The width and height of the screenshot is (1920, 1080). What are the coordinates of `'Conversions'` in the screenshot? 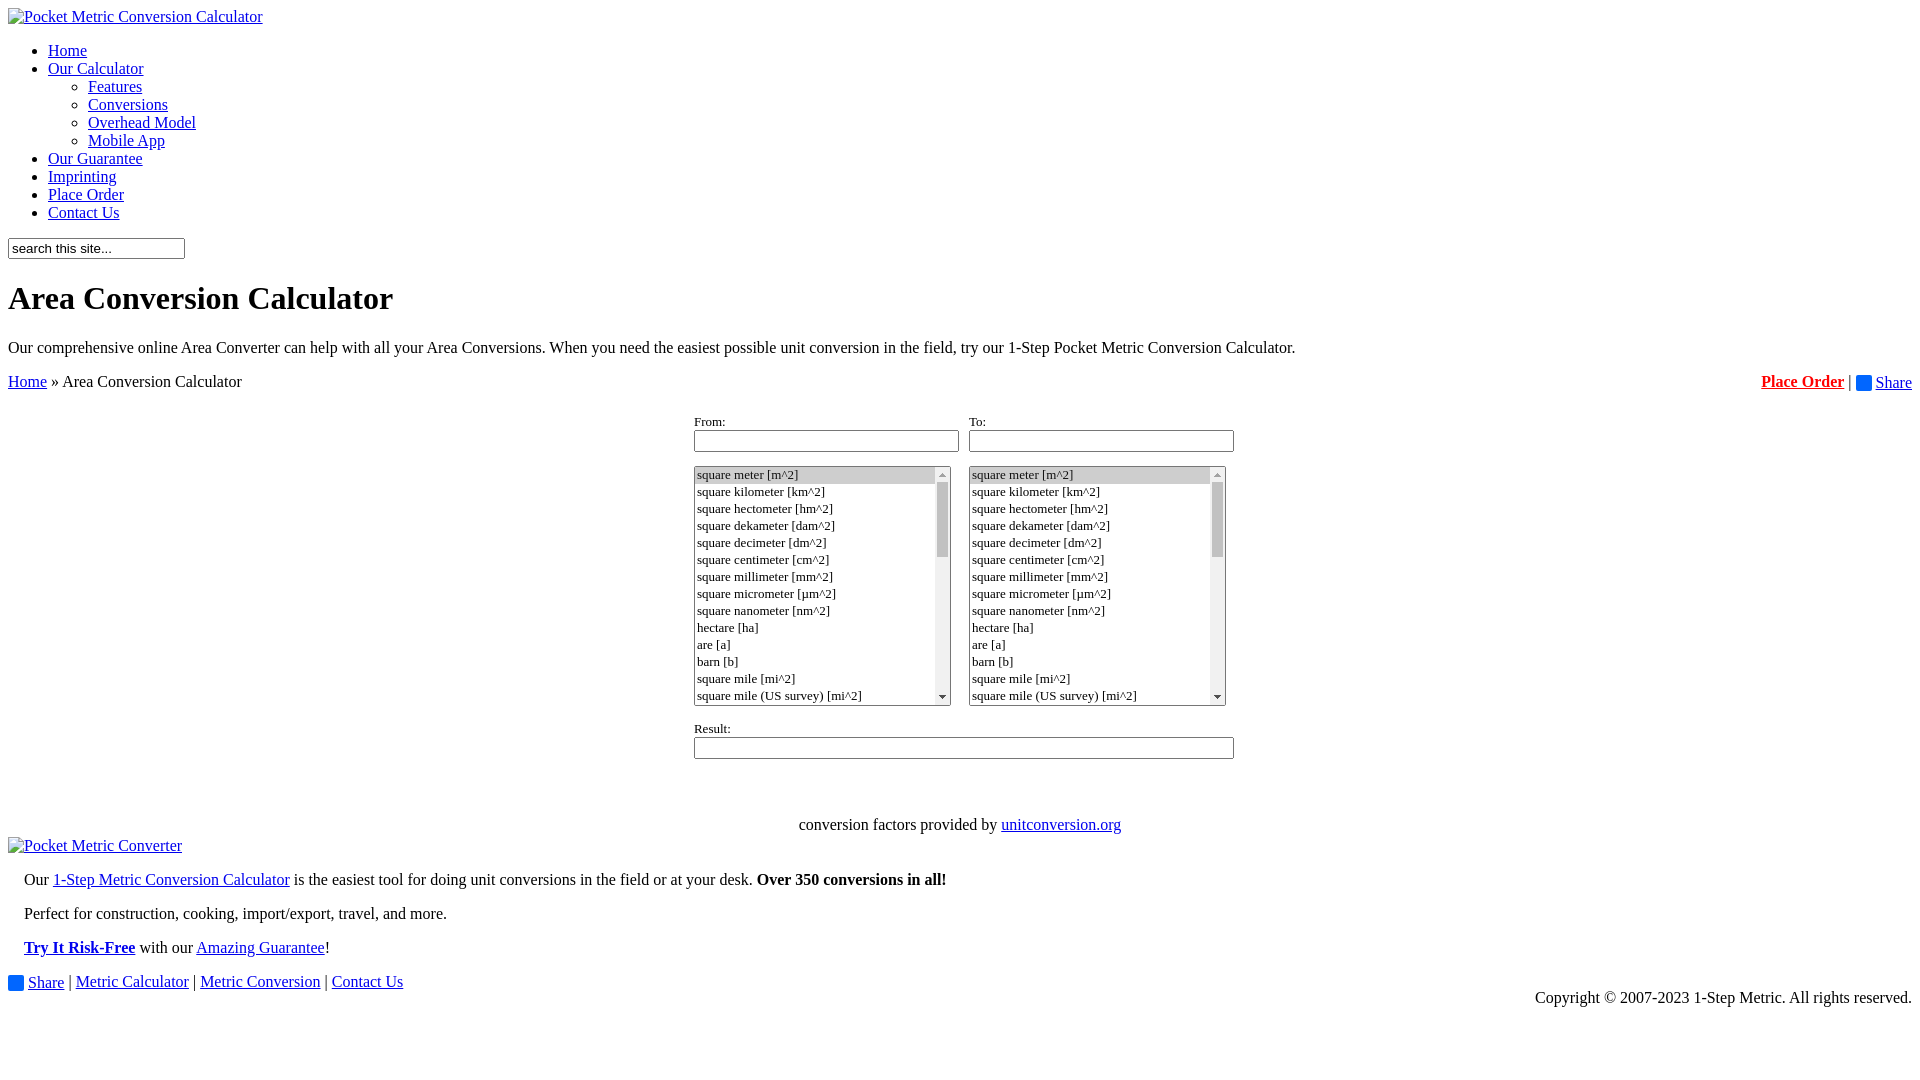 It's located at (127, 104).